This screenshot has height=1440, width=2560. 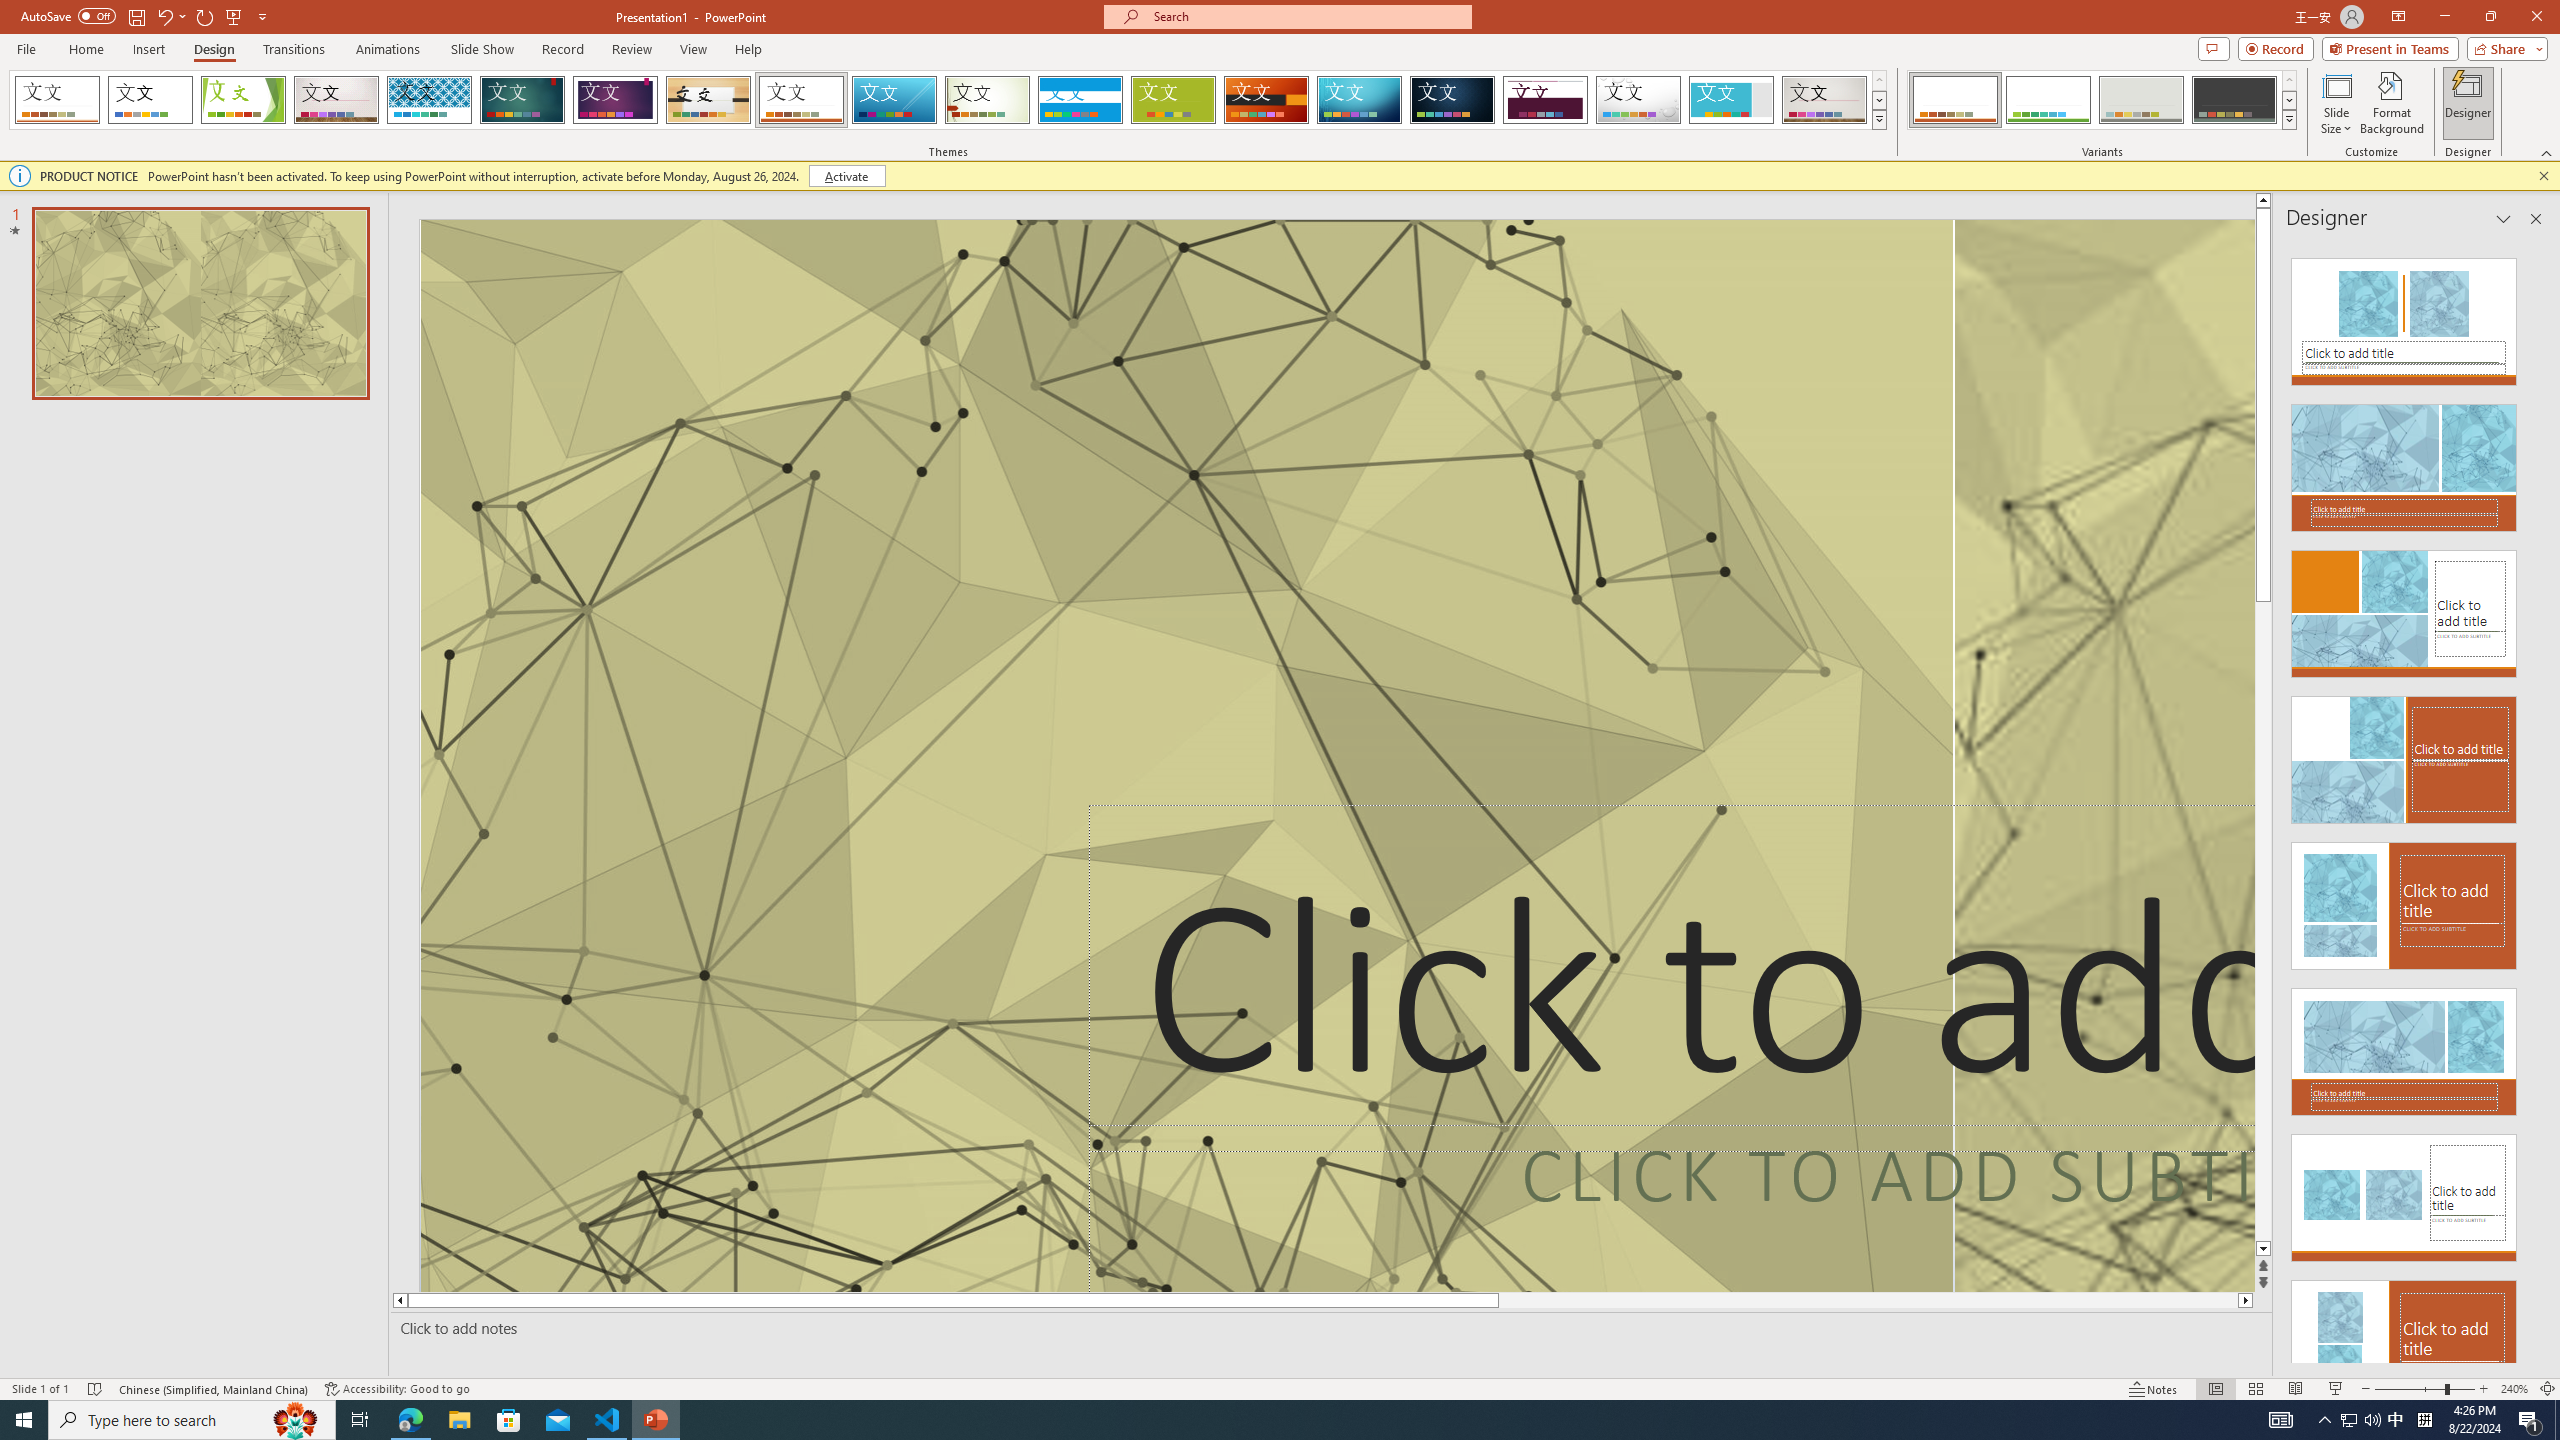 I want to click on 'Dividend', so click(x=1545, y=99).